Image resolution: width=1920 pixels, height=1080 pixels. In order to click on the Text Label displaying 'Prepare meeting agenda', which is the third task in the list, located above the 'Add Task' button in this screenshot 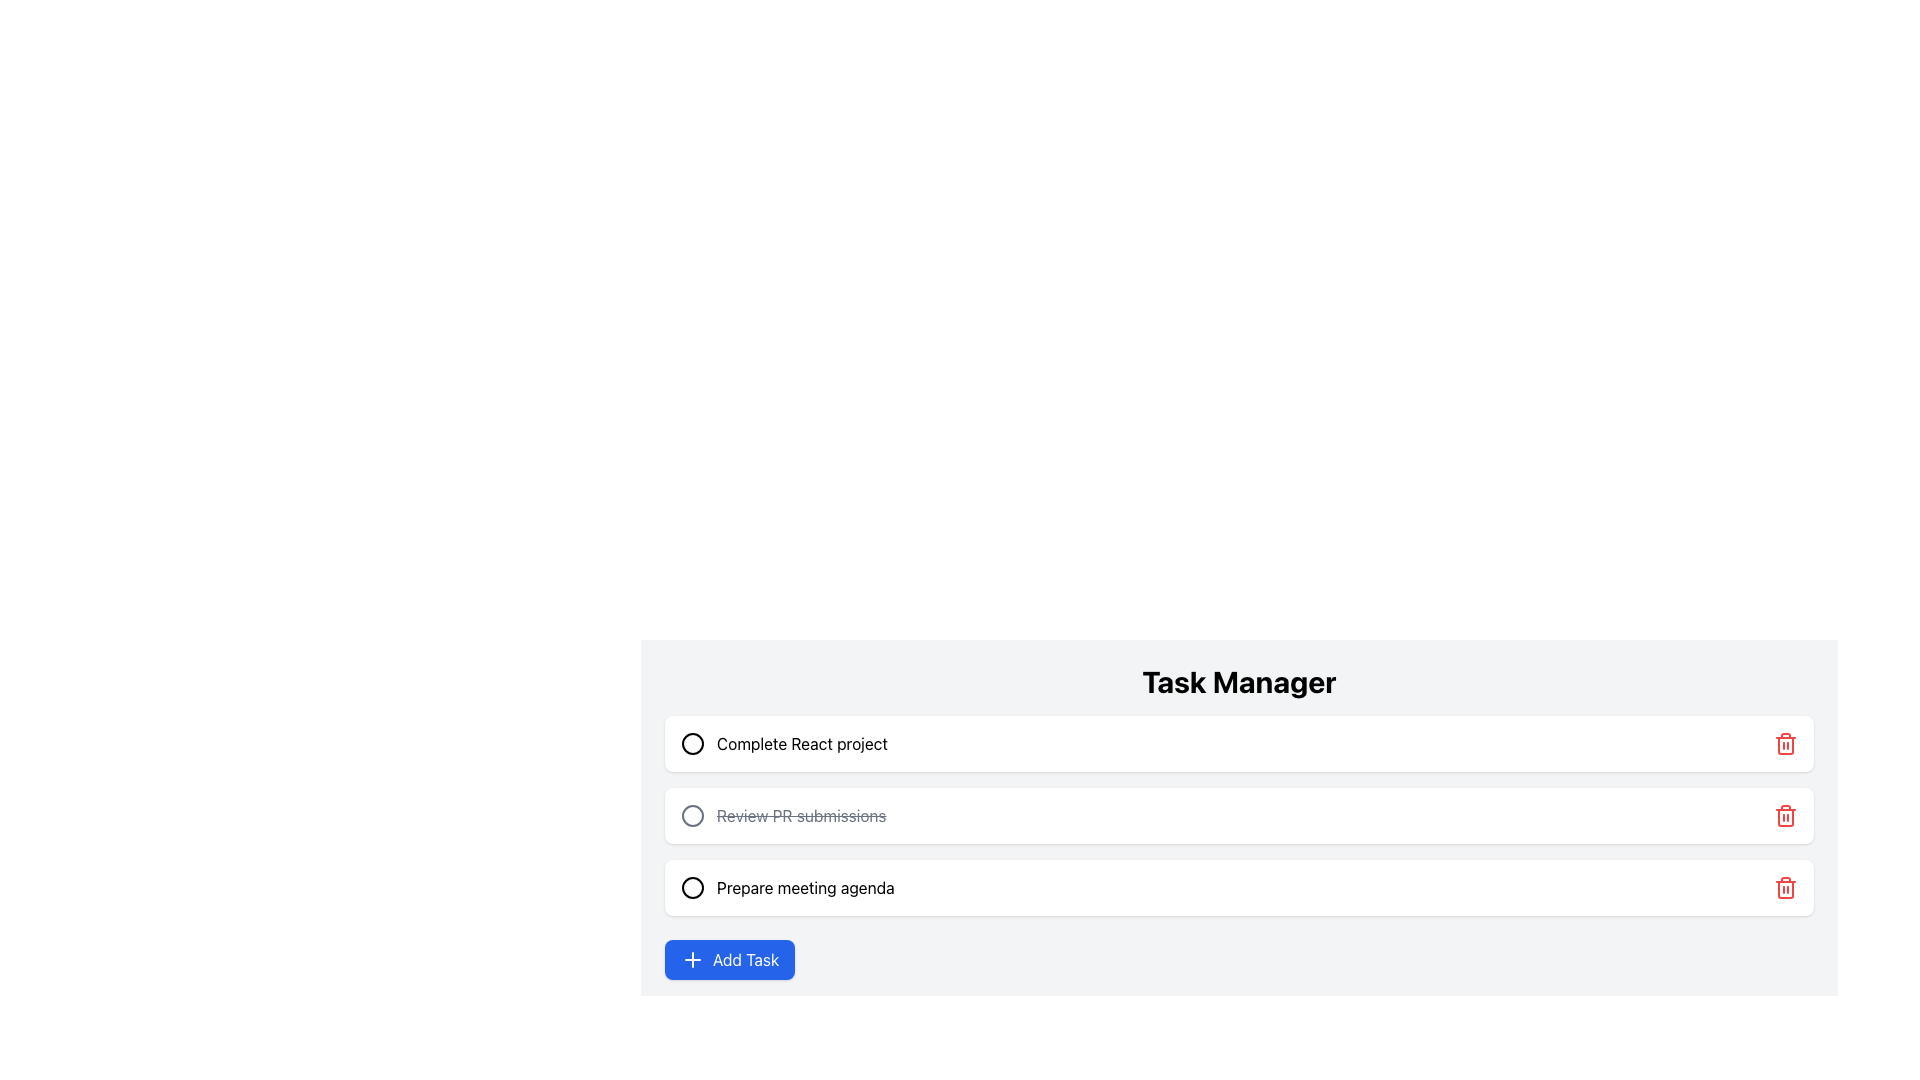, I will do `click(805, 886)`.